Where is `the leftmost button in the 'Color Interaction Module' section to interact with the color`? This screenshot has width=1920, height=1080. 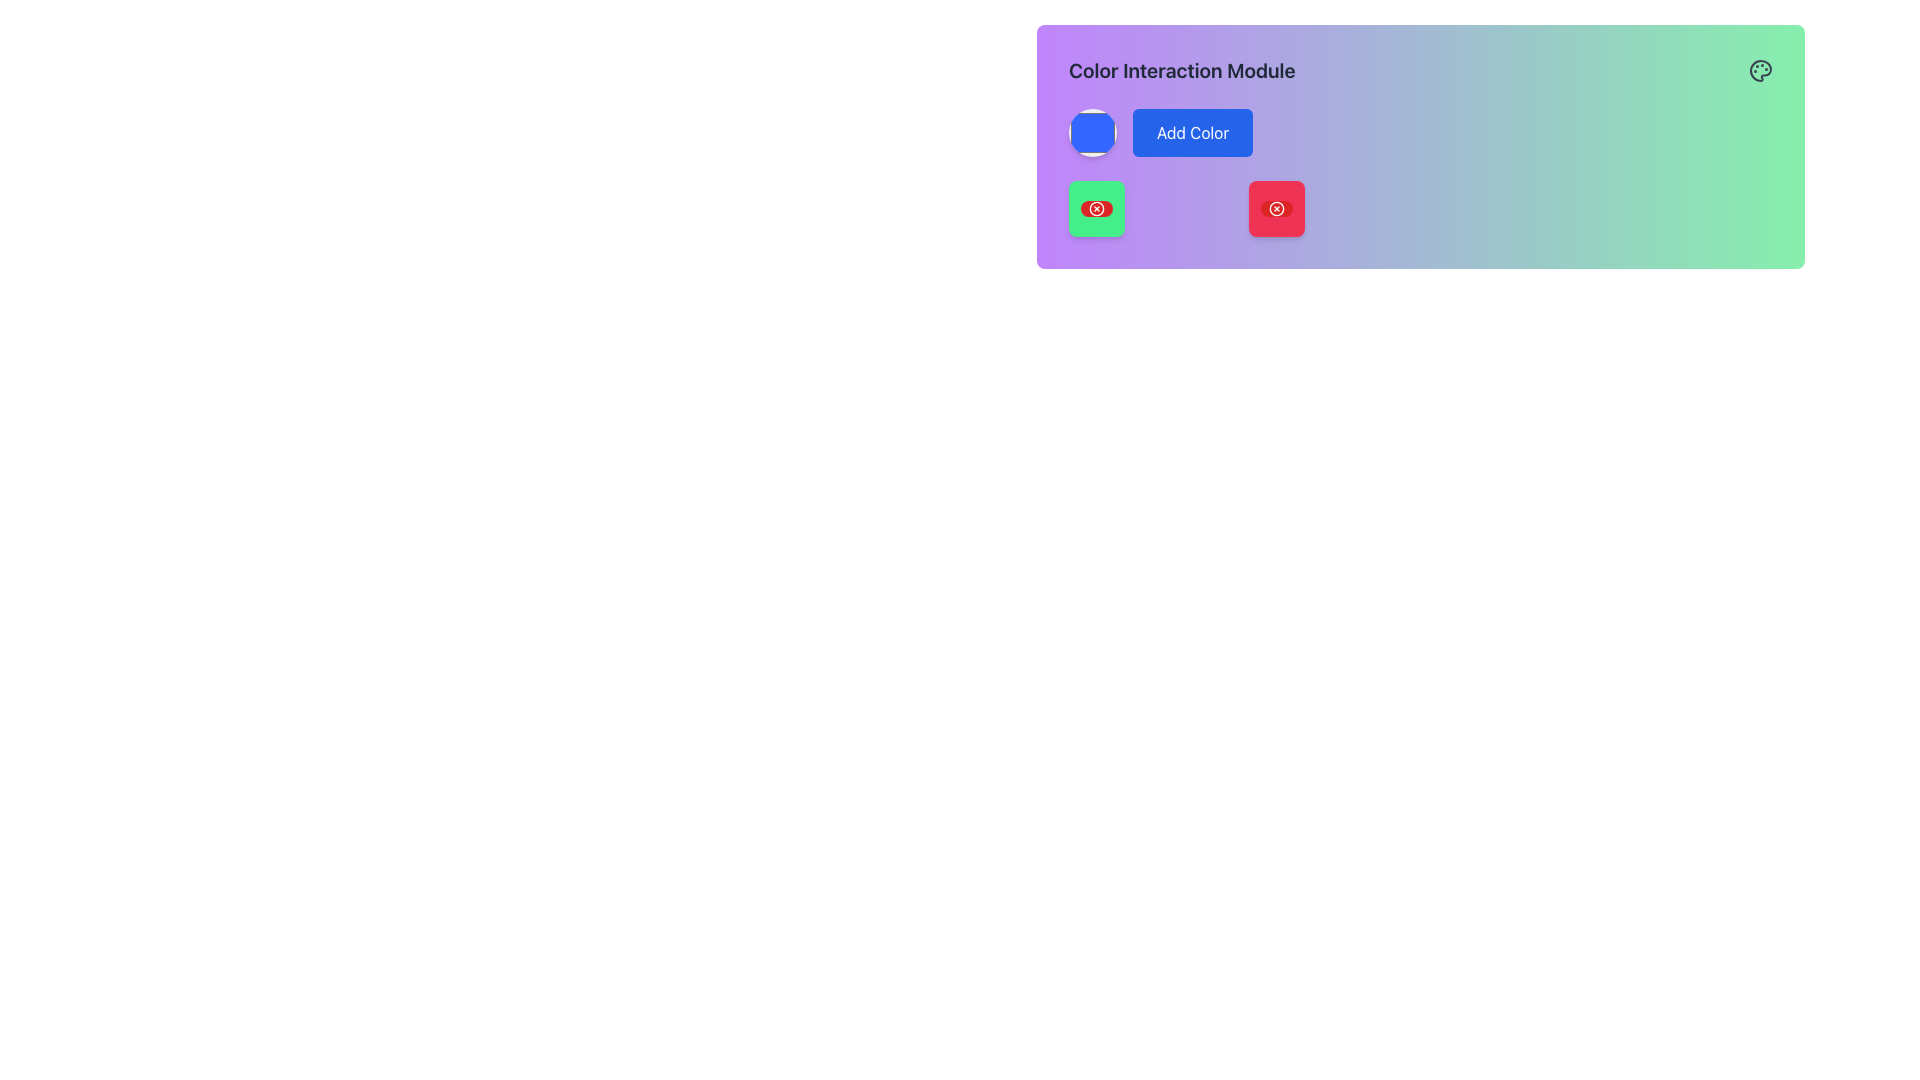 the leftmost button in the 'Color Interaction Module' section to interact with the color is located at coordinates (1092, 132).